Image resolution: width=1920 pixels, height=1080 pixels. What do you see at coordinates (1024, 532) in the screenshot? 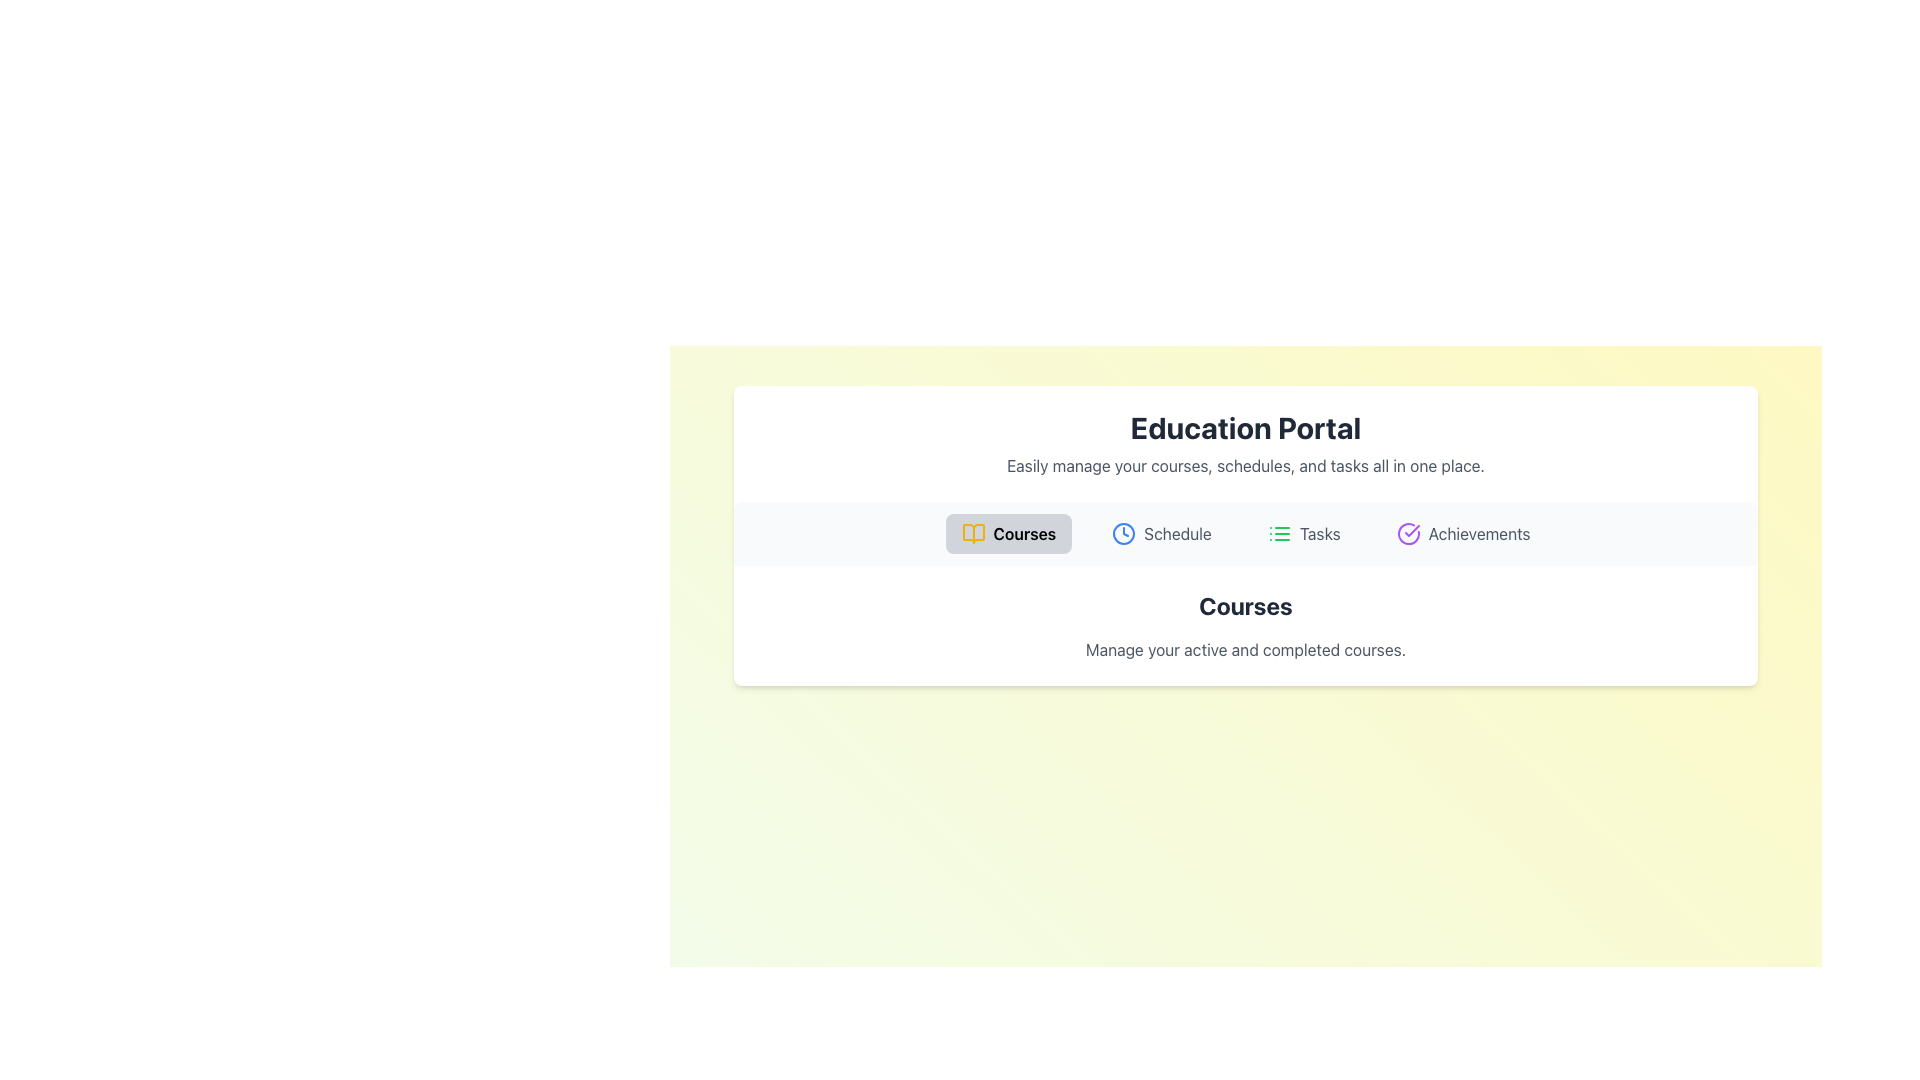
I see `the 'Courses' label for the navigation tab` at bounding box center [1024, 532].